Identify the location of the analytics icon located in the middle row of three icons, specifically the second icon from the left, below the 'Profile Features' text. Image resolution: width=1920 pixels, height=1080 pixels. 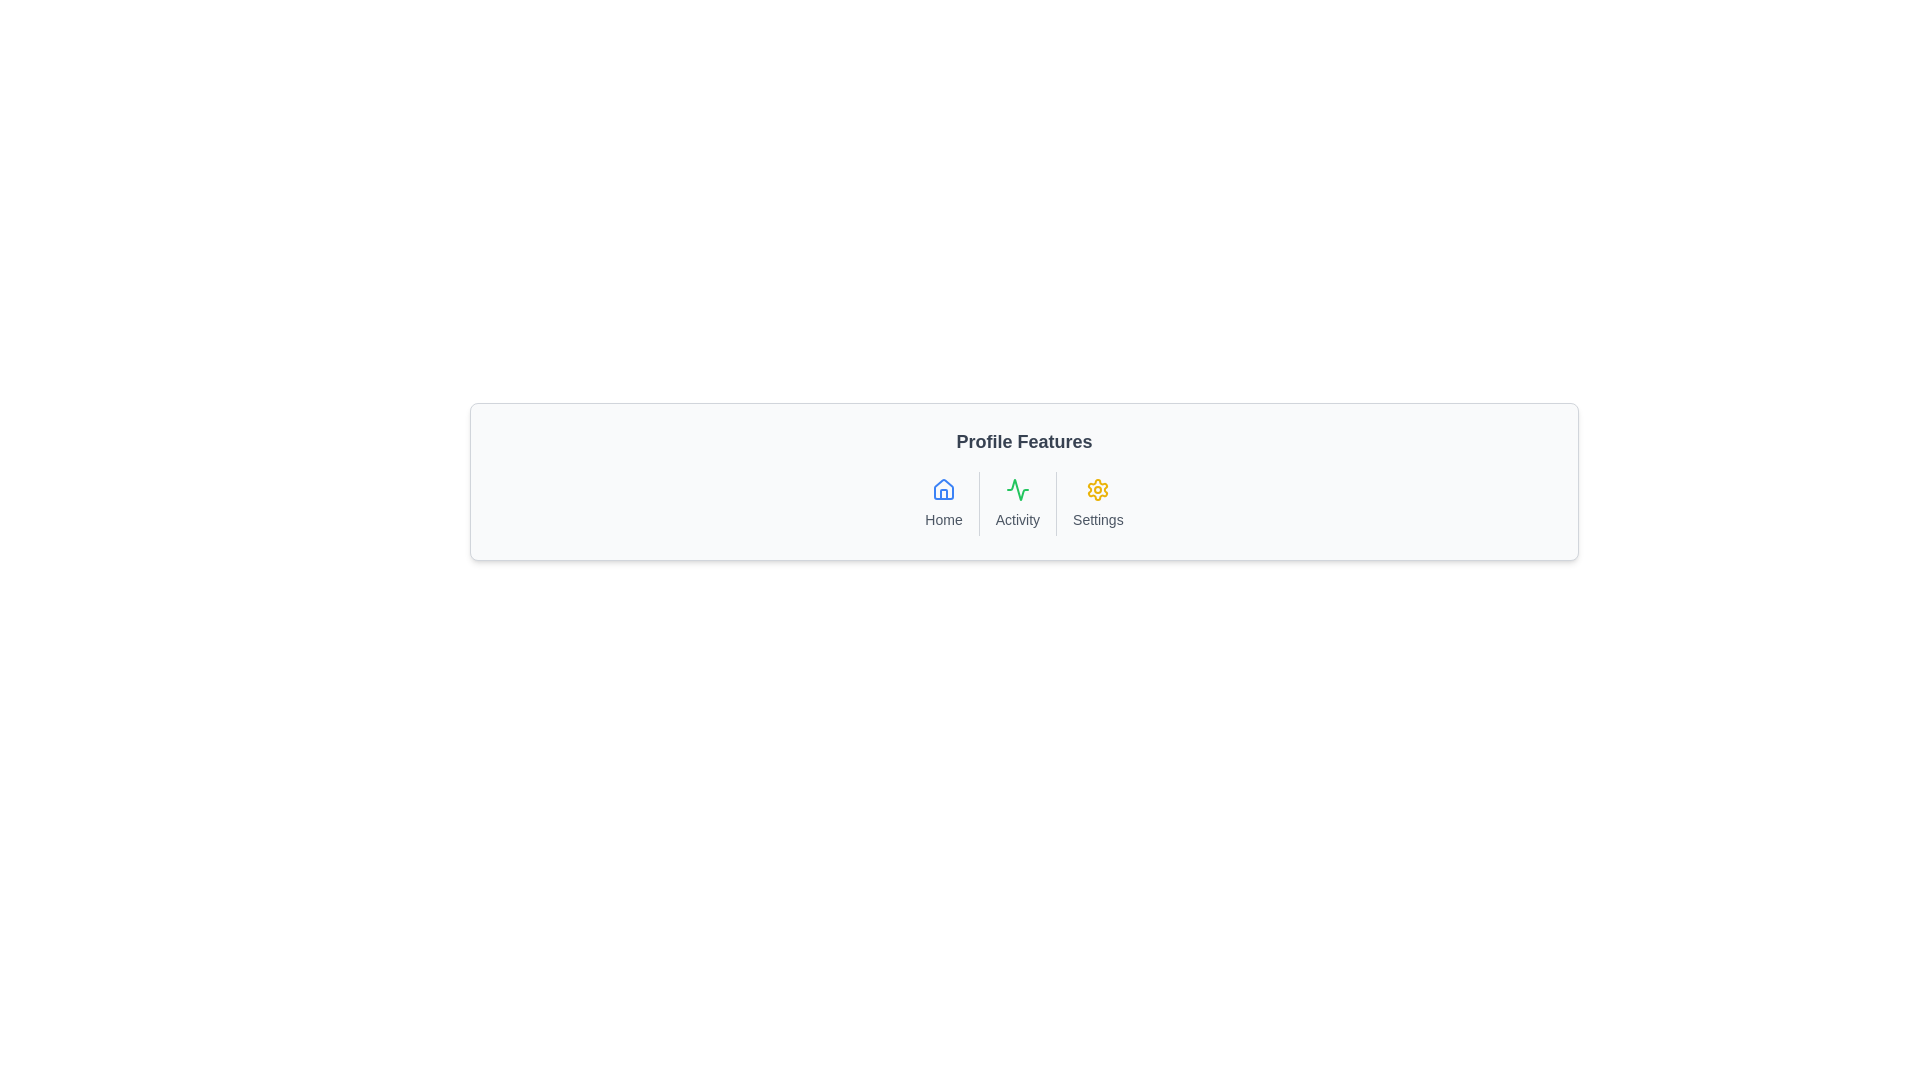
(1017, 489).